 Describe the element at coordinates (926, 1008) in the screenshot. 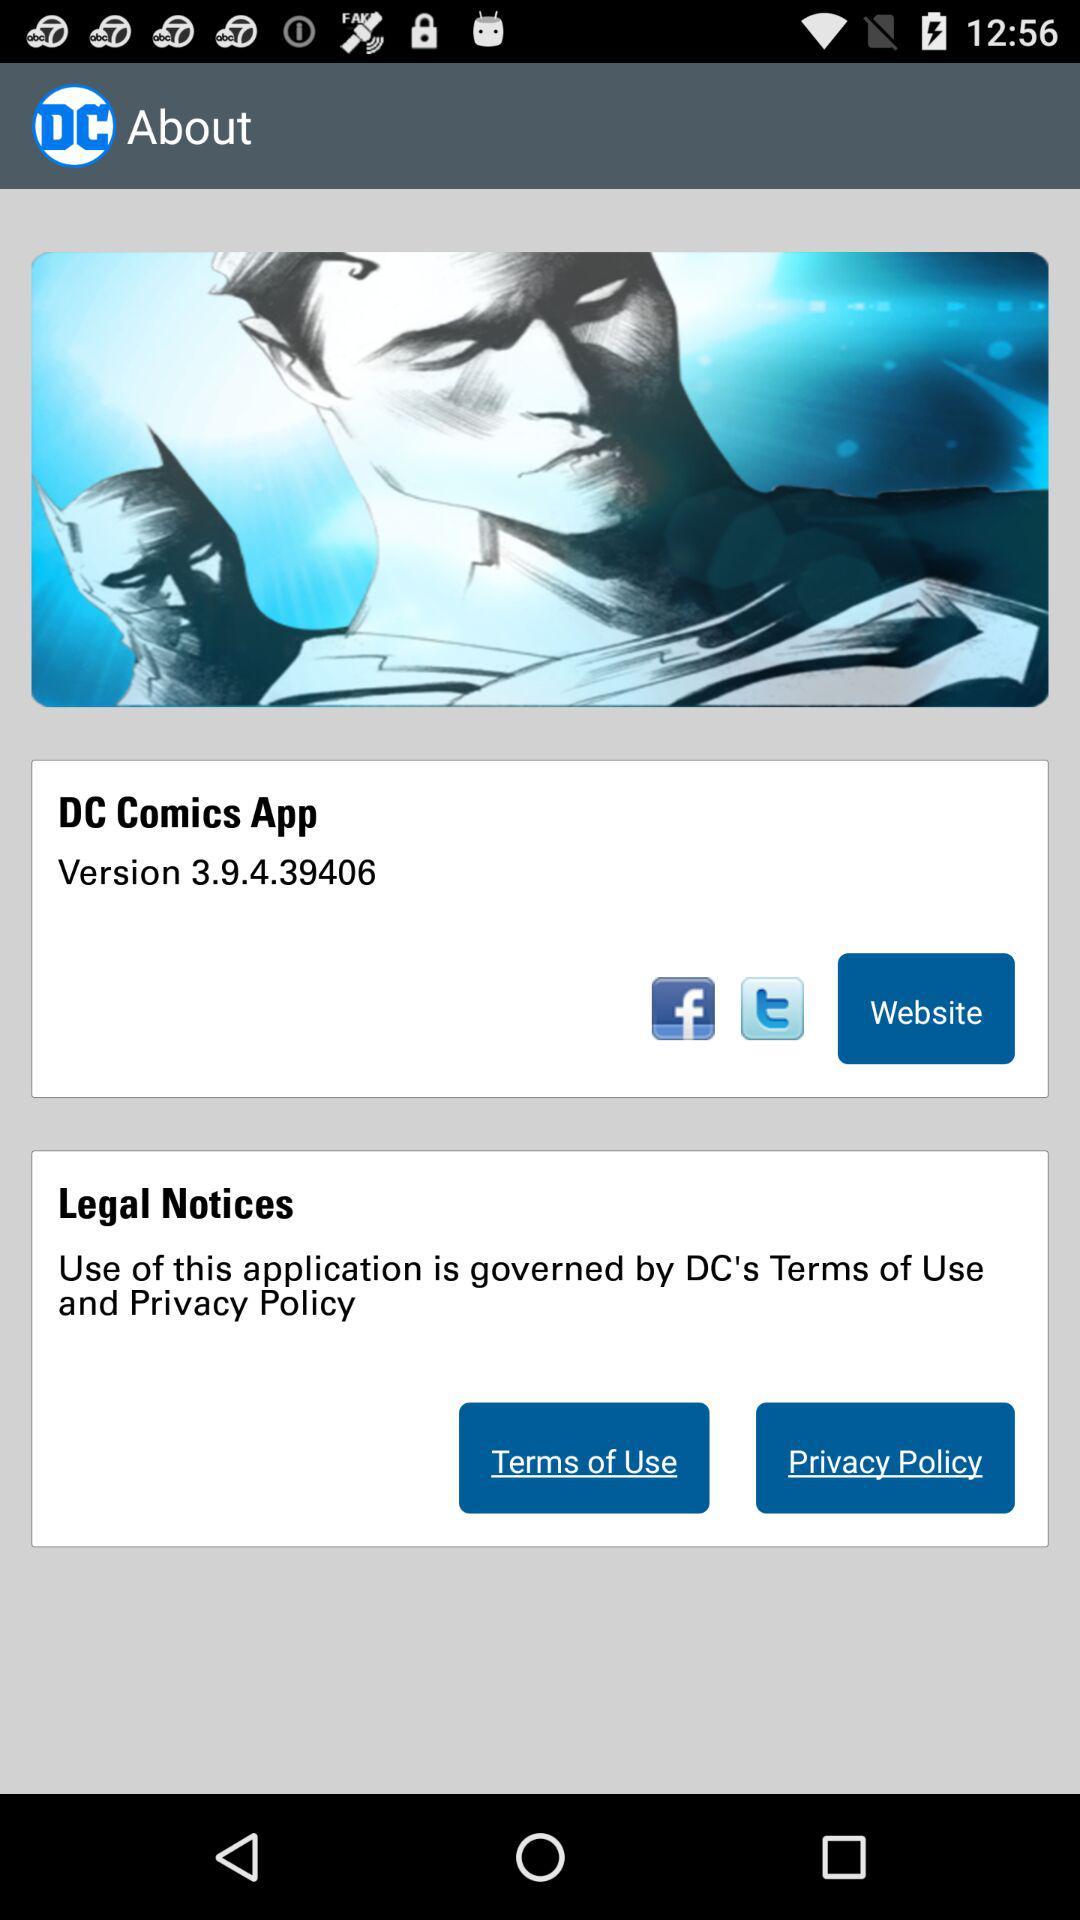

I see `the icon above the legal notices item` at that location.